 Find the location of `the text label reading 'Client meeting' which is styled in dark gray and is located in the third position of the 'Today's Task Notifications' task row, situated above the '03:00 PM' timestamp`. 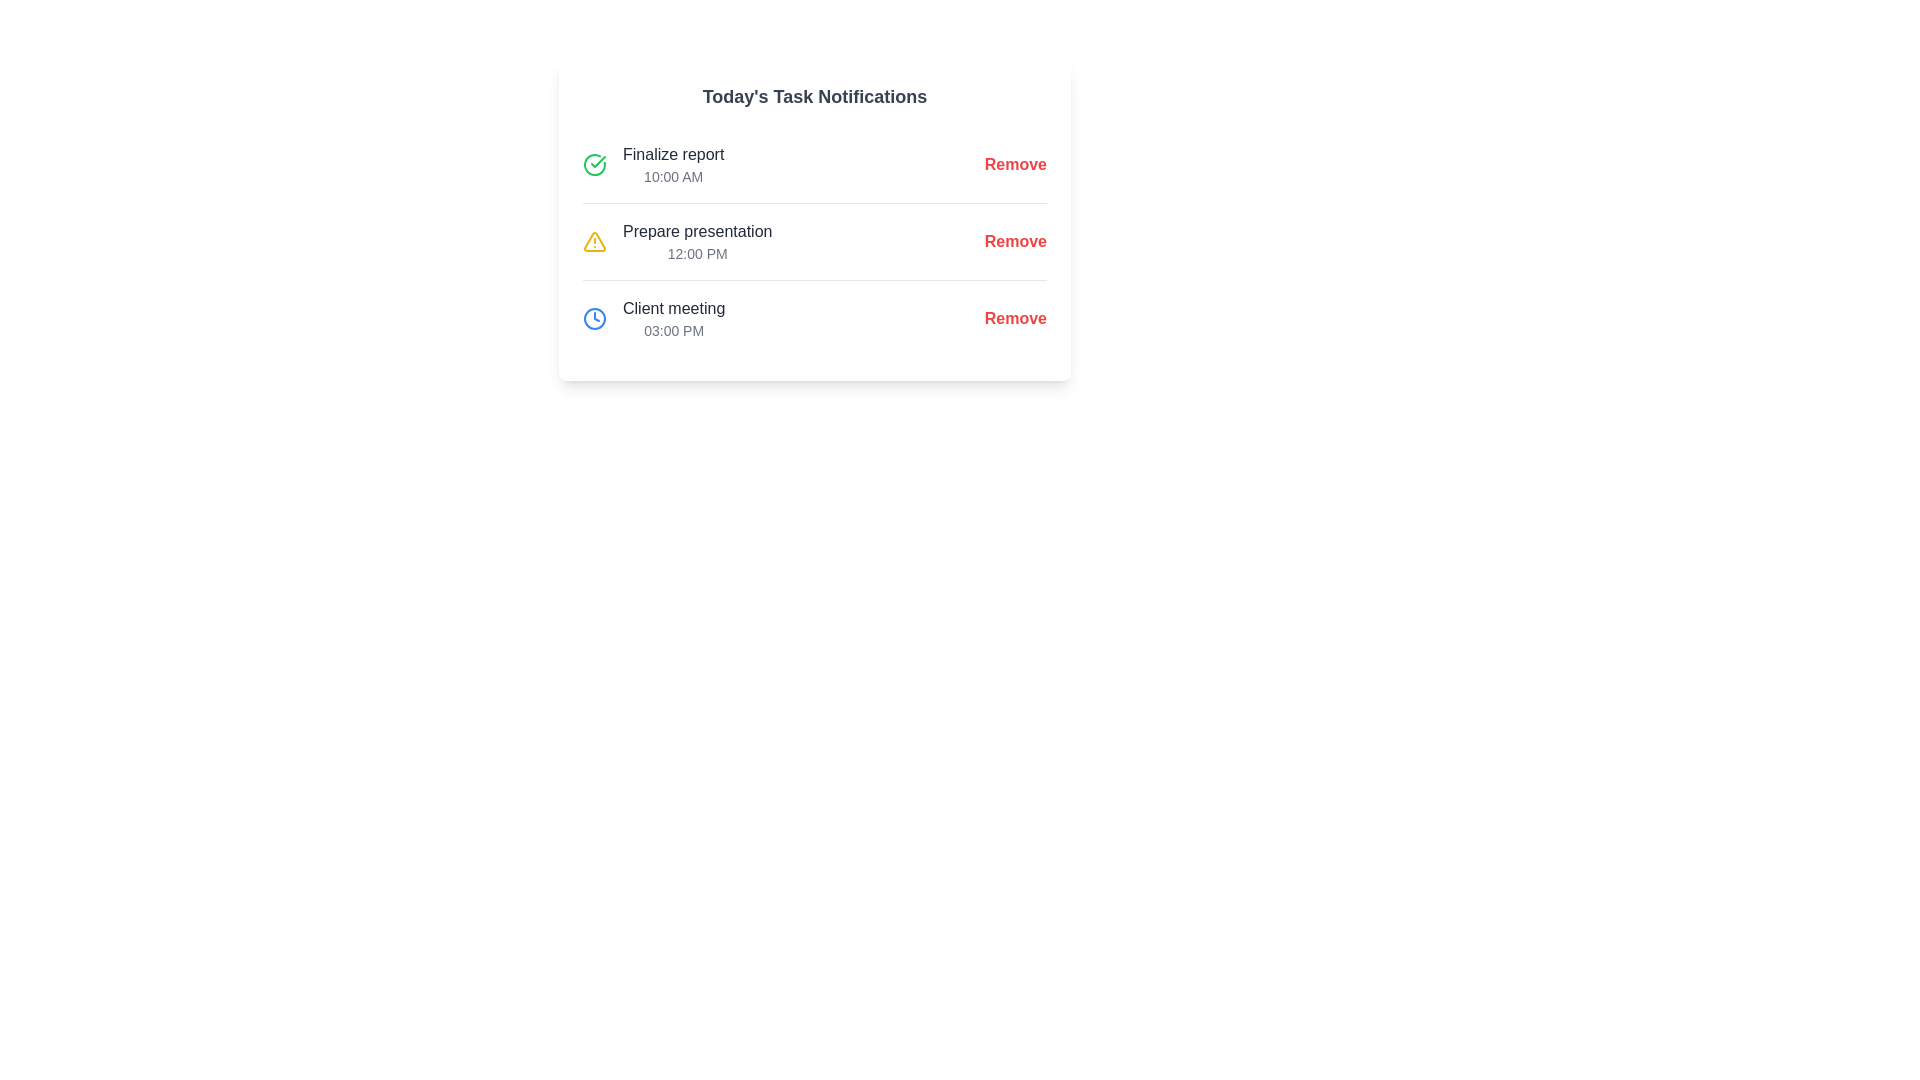

the text label reading 'Client meeting' which is styled in dark gray and is located in the third position of the 'Today's Task Notifications' task row, situated above the '03:00 PM' timestamp is located at coordinates (674, 308).